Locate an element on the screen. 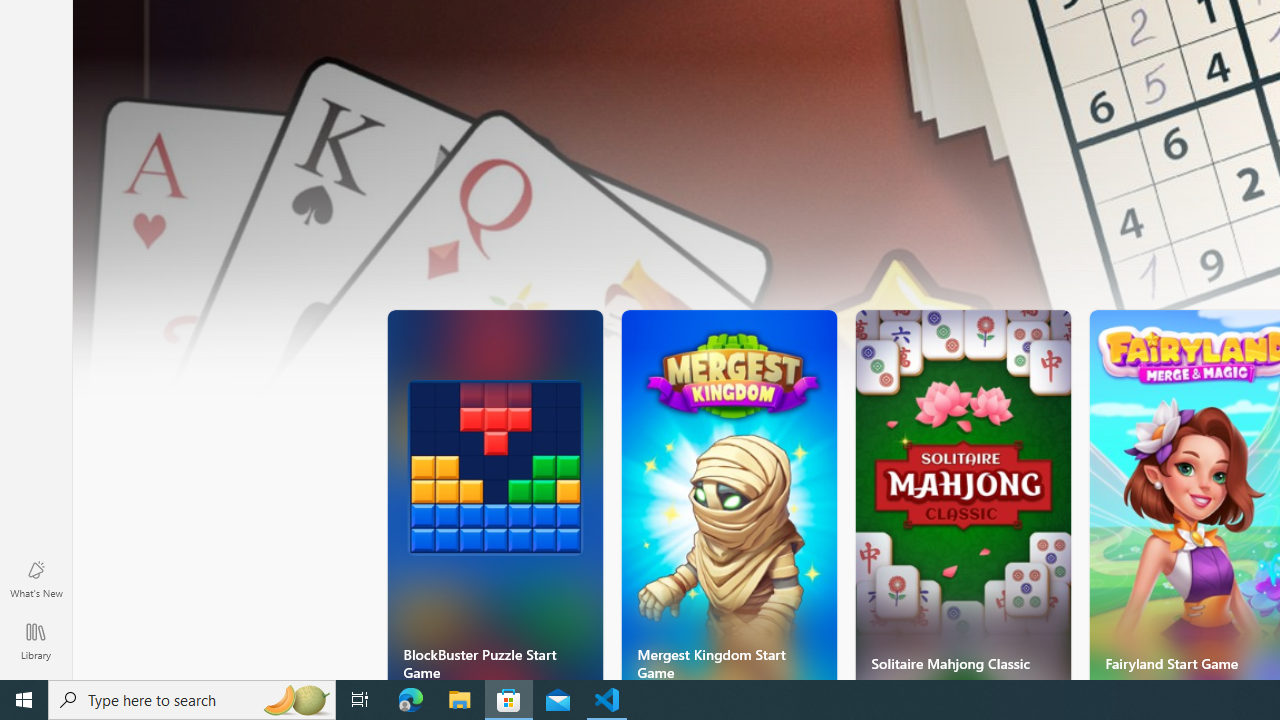  'What' is located at coordinates (35, 578).